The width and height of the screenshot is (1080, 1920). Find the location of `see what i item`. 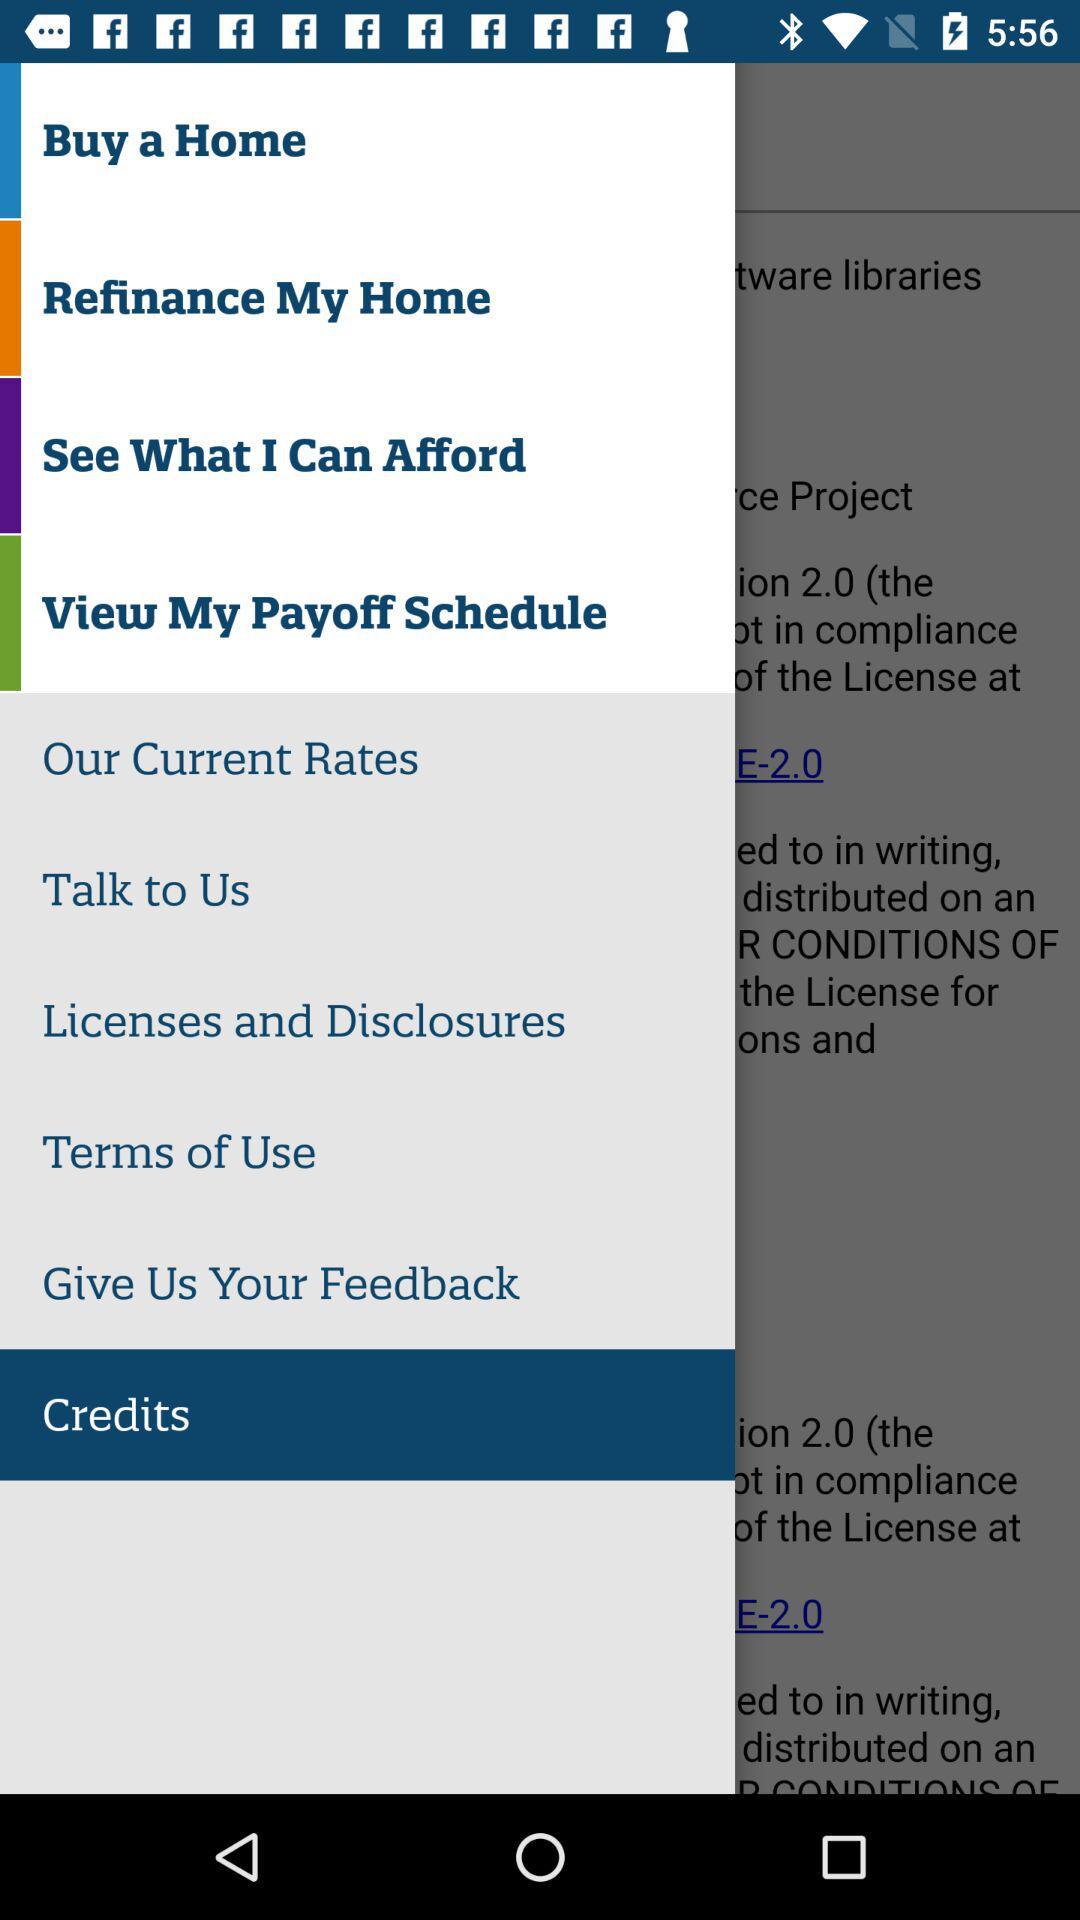

see what i item is located at coordinates (388, 454).